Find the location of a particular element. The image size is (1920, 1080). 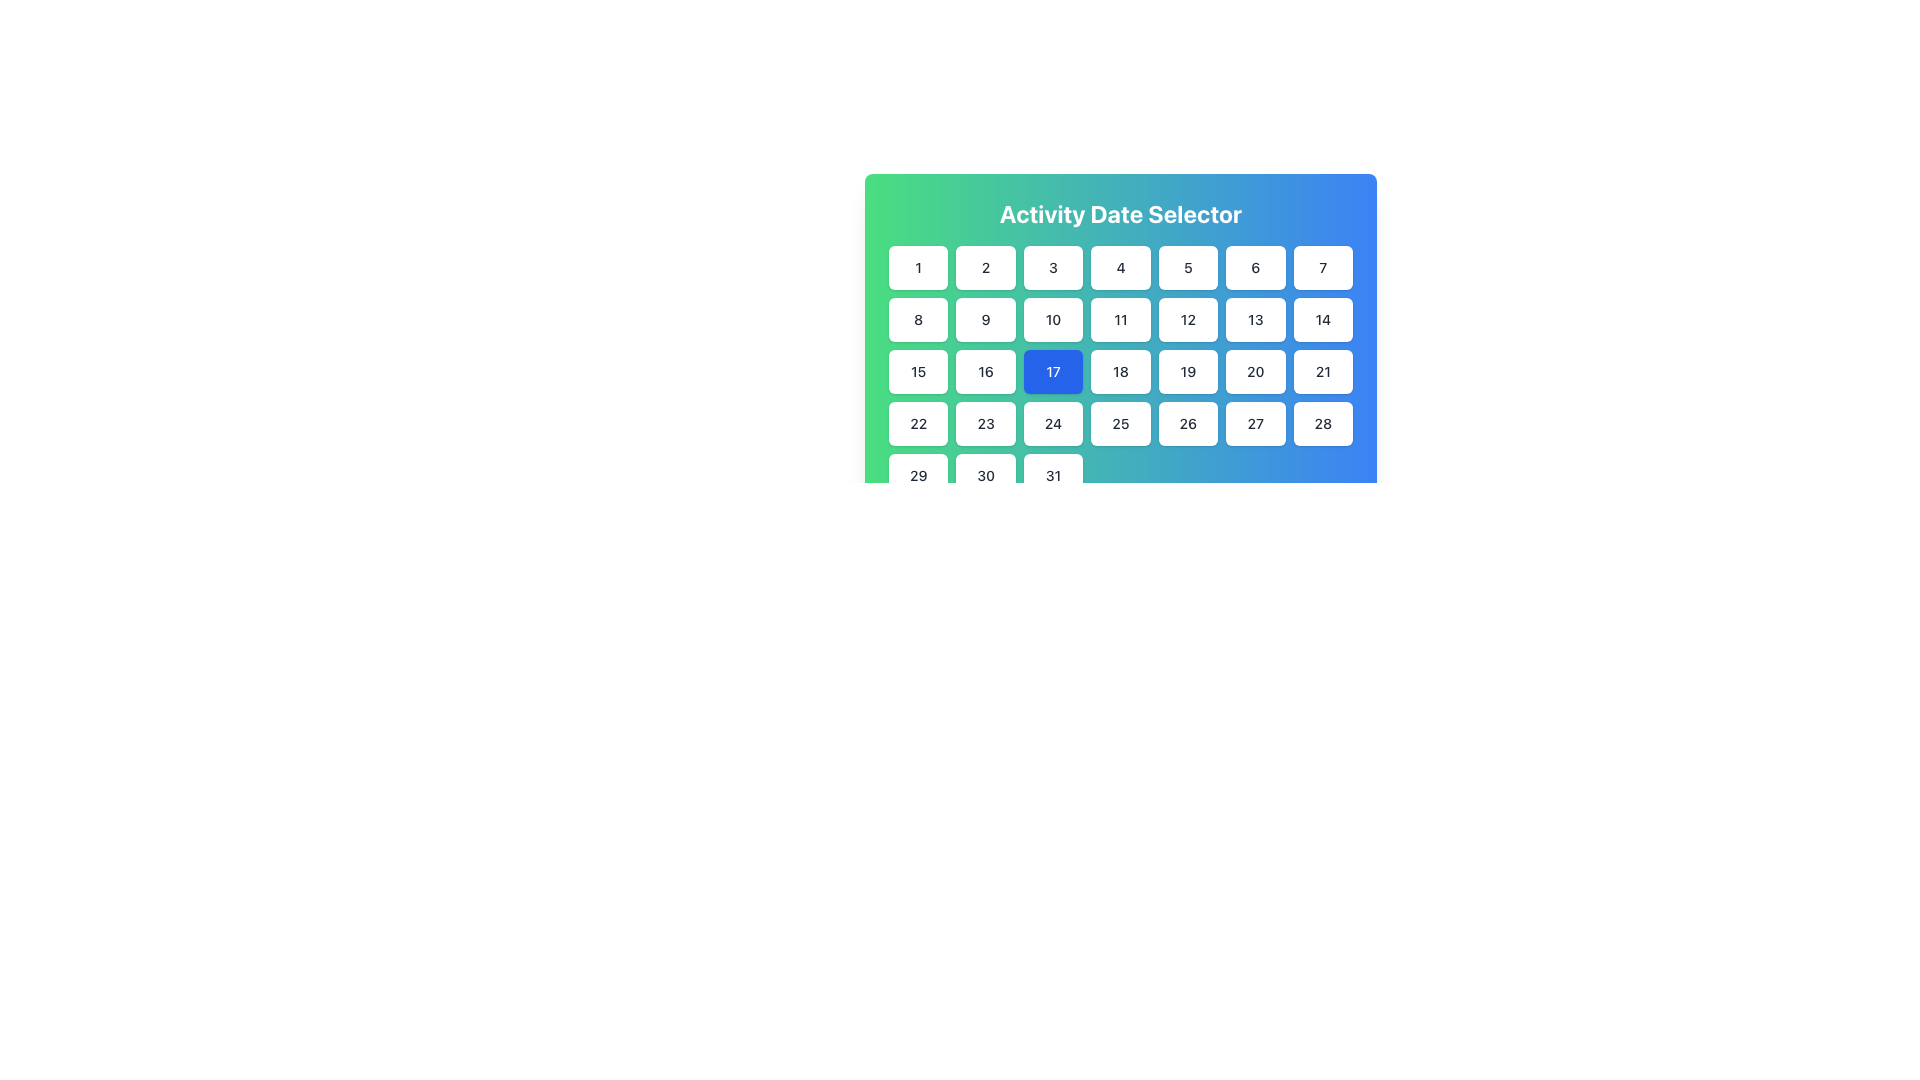

the date selector button labeled '11' located is located at coordinates (1120, 319).